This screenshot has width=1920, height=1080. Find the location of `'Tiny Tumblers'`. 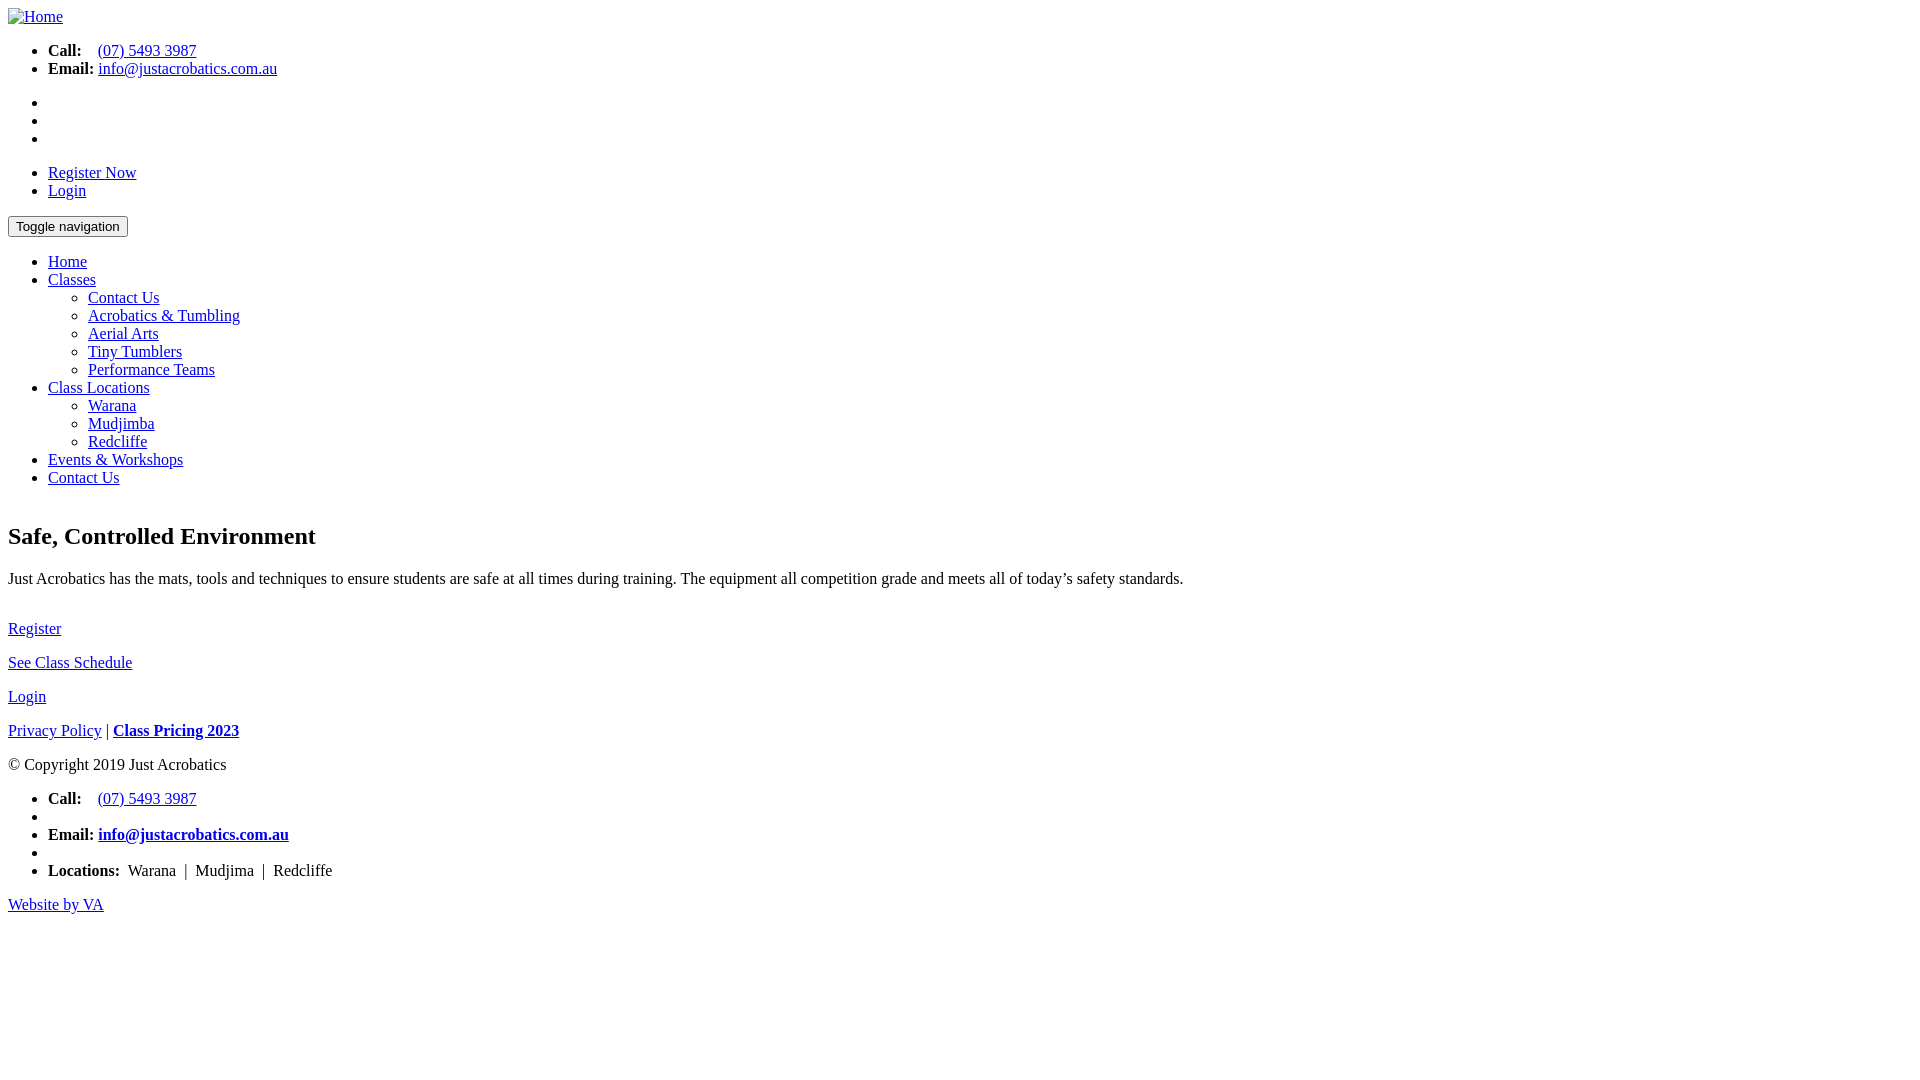

'Tiny Tumblers' is located at coordinates (86, 350).